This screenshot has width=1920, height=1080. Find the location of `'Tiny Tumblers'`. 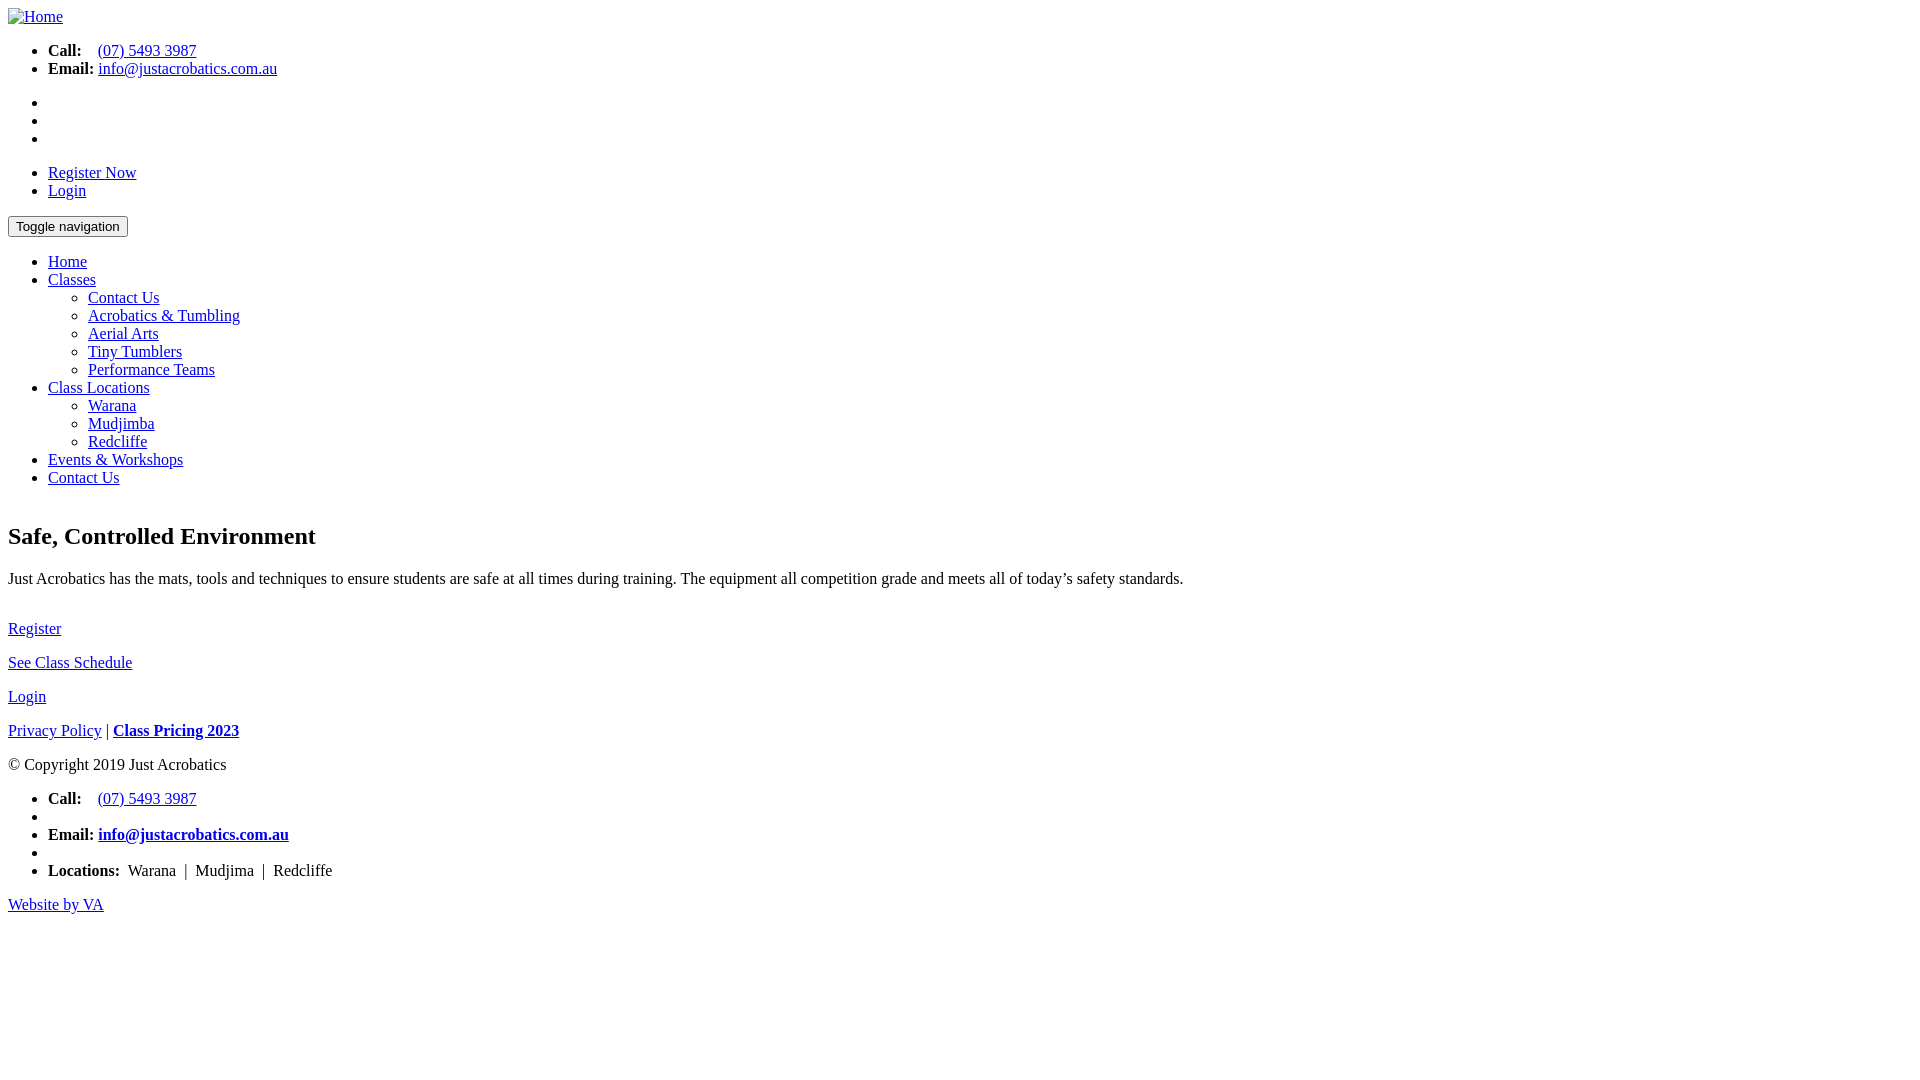

'Tiny Tumblers' is located at coordinates (86, 350).